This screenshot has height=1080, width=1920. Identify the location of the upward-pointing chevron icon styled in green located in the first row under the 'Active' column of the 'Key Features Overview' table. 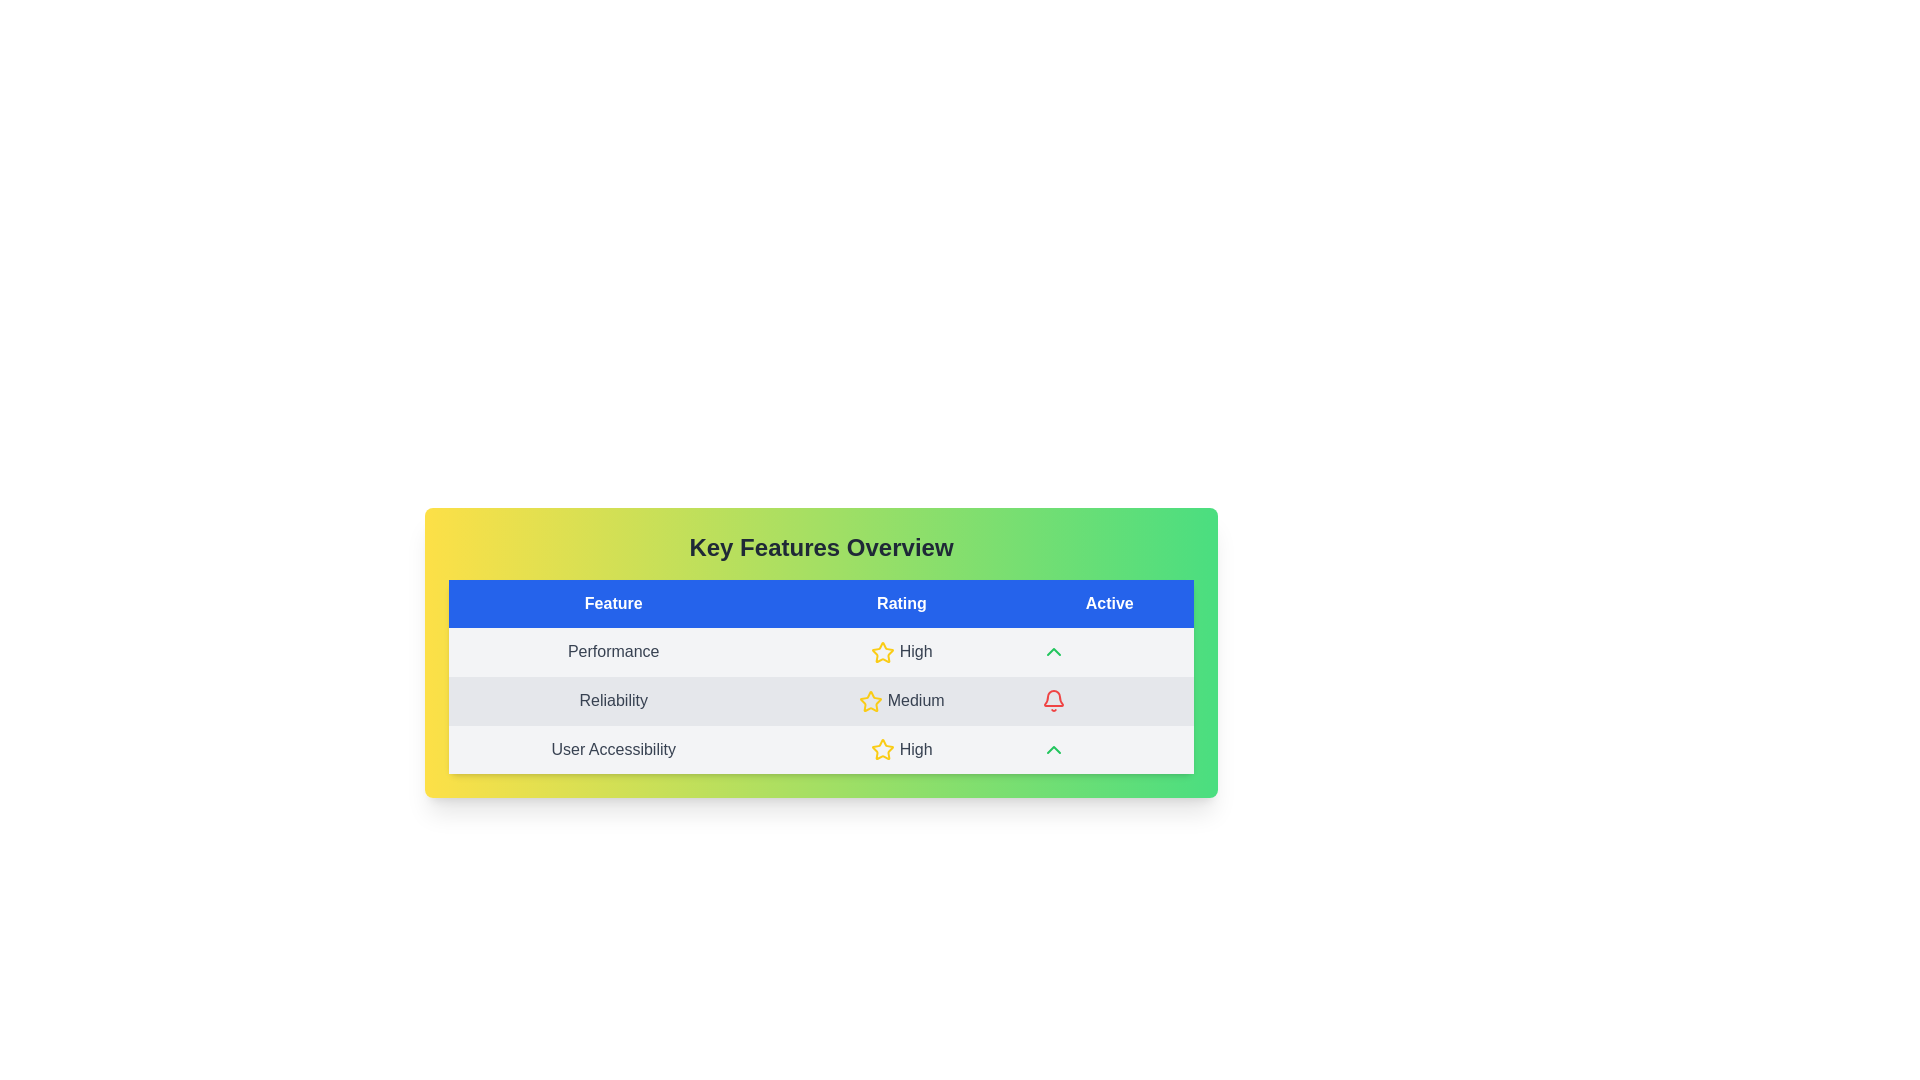
(1052, 652).